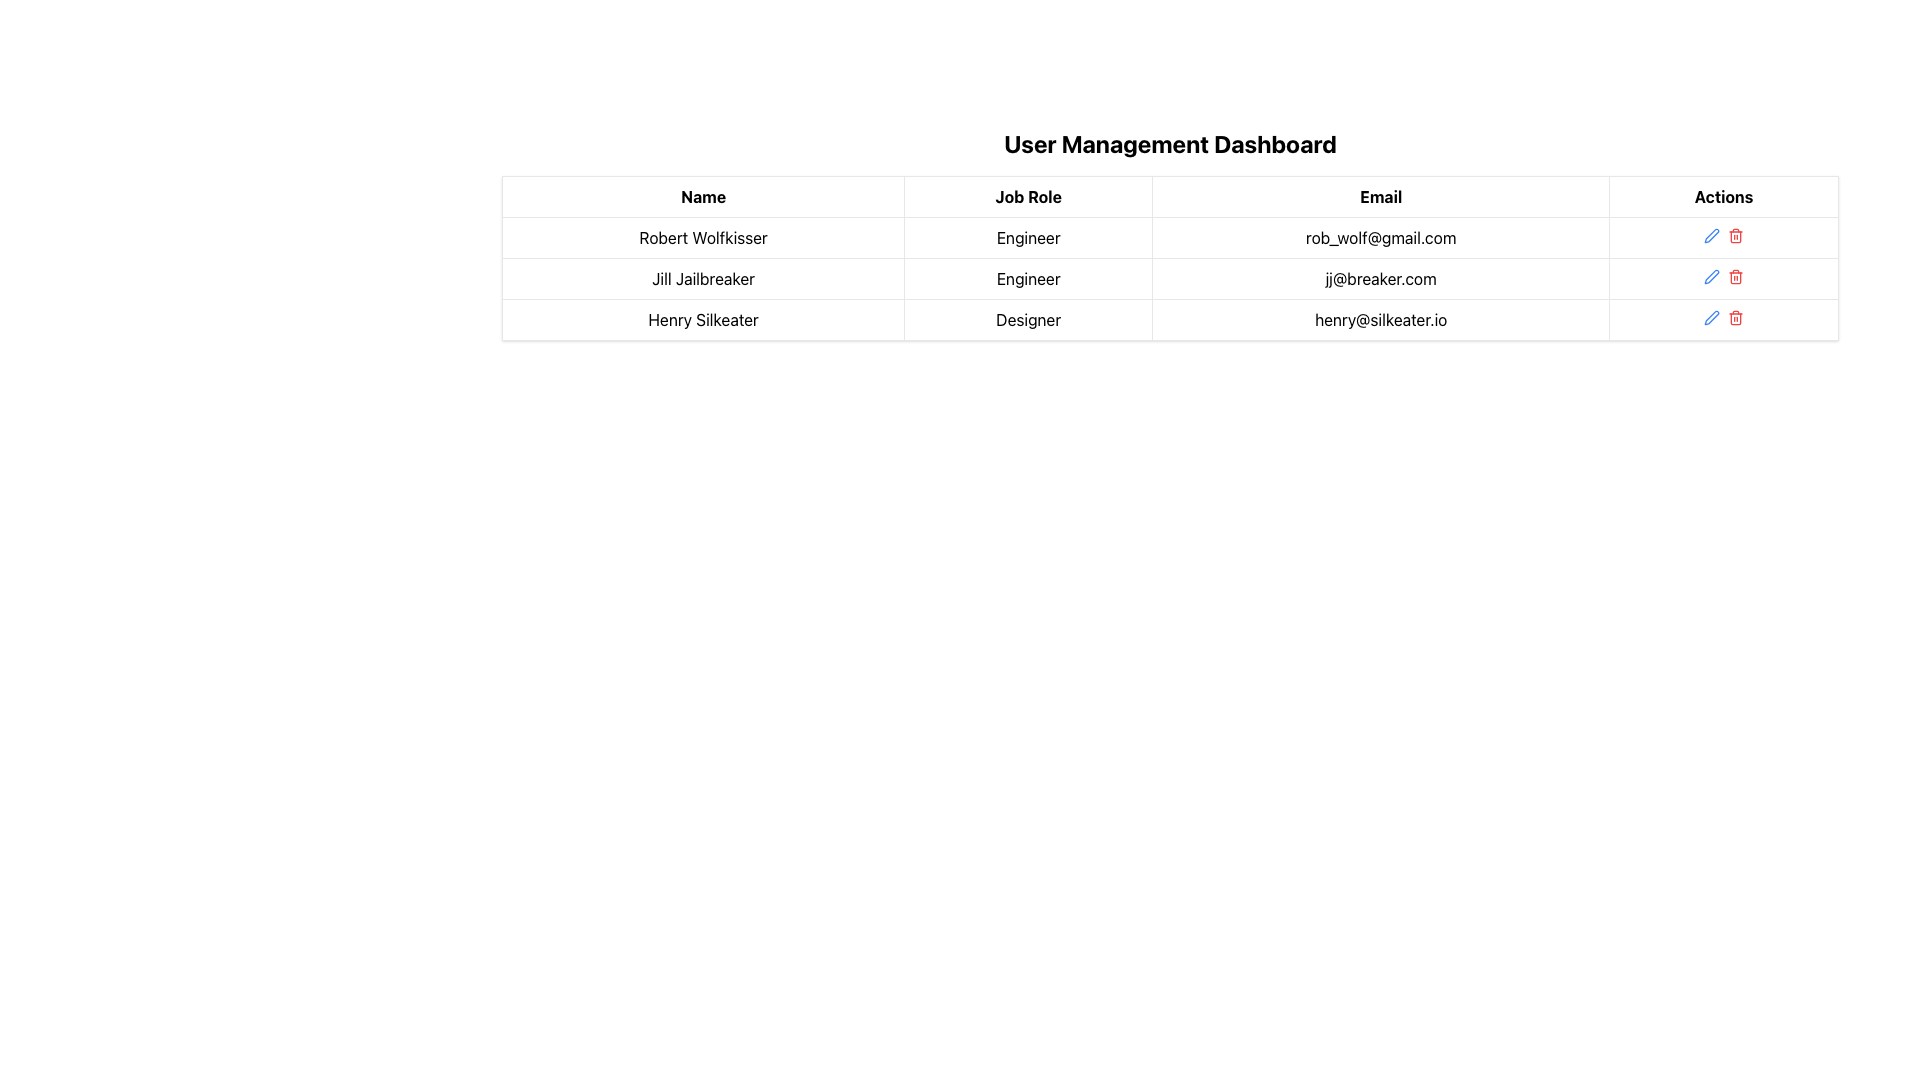 This screenshot has height=1080, width=1920. What do you see at coordinates (1711, 234) in the screenshot?
I see `the pen icon button located in the 'Actions' column of the first row in the user management table to initiate editing` at bounding box center [1711, 234].